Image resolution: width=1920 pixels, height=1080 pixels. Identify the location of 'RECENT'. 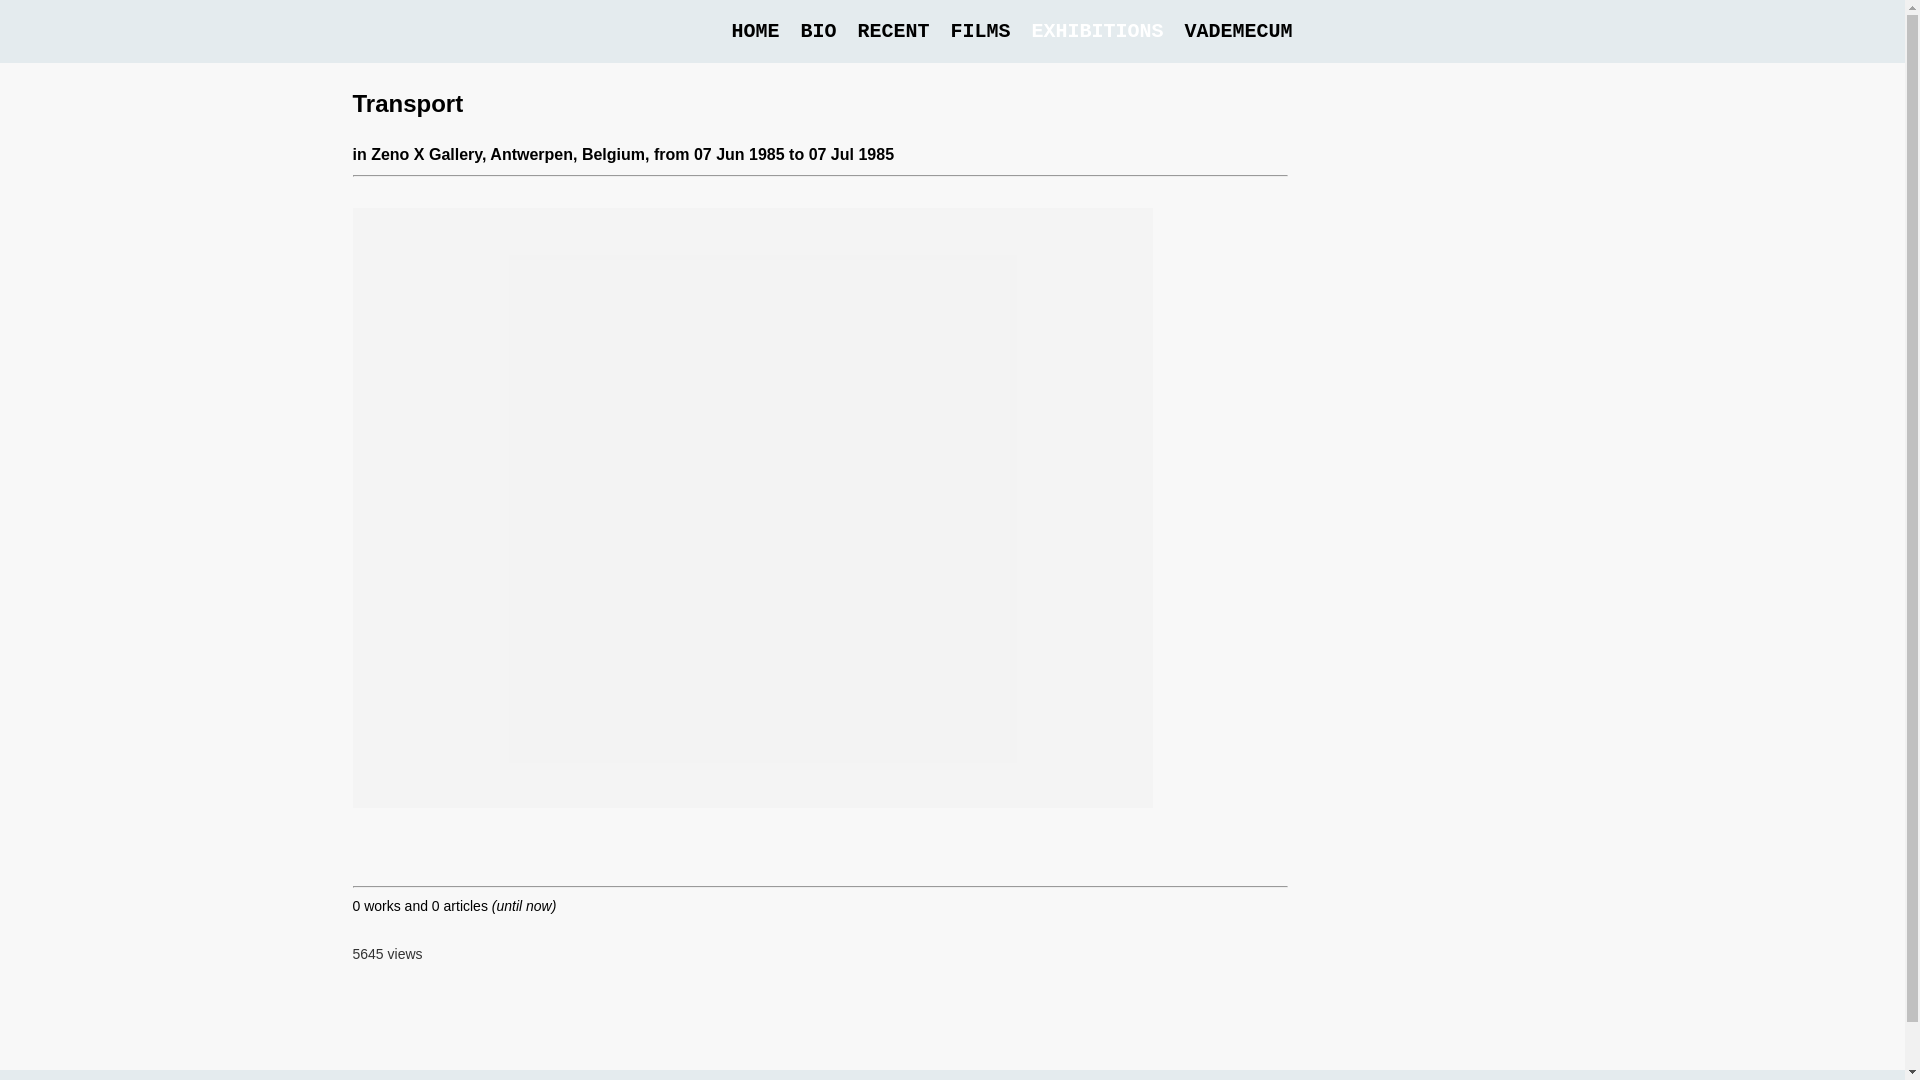
(891, 31).